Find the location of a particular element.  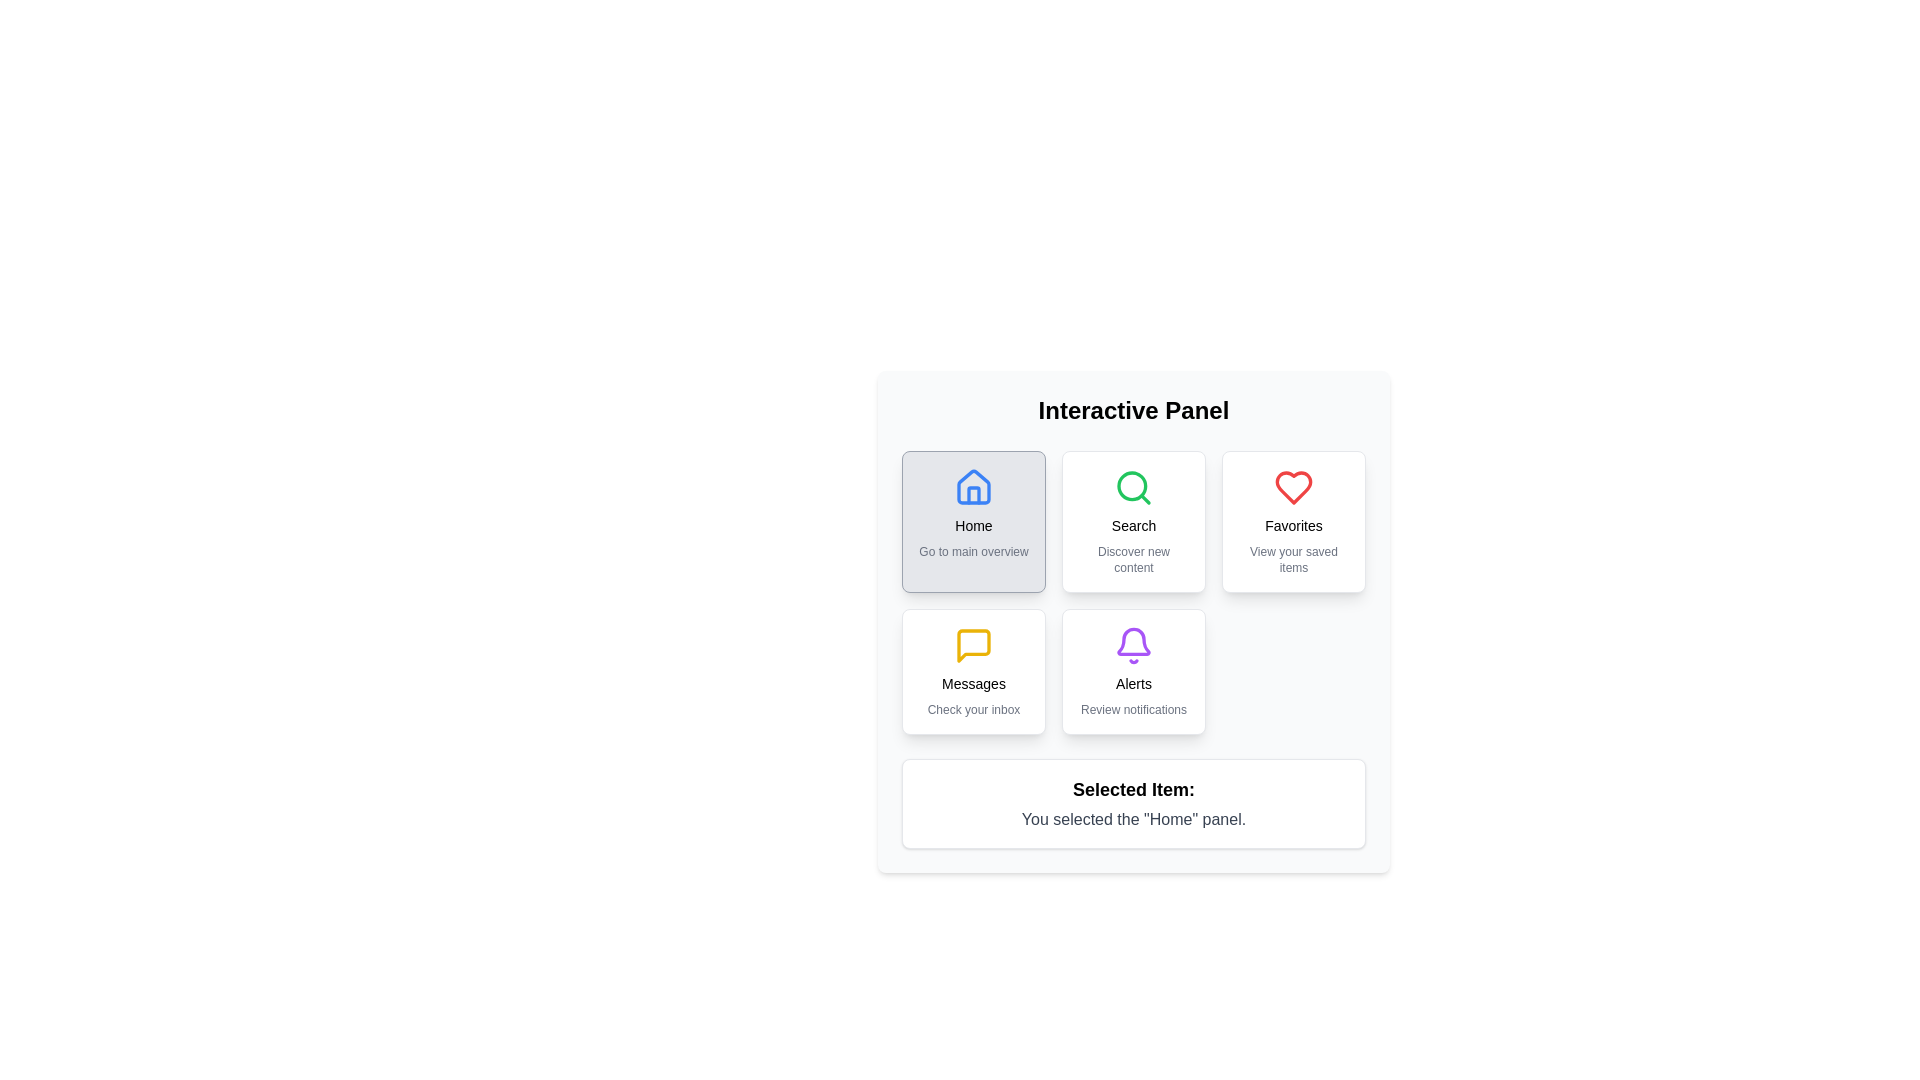

the visual icon in the 'Messages' tile located in the bottom-left corner of the grid within the 'Interactive Panel', which serves as a portal to check messages or inbox items is located at coordinates (974, 645).